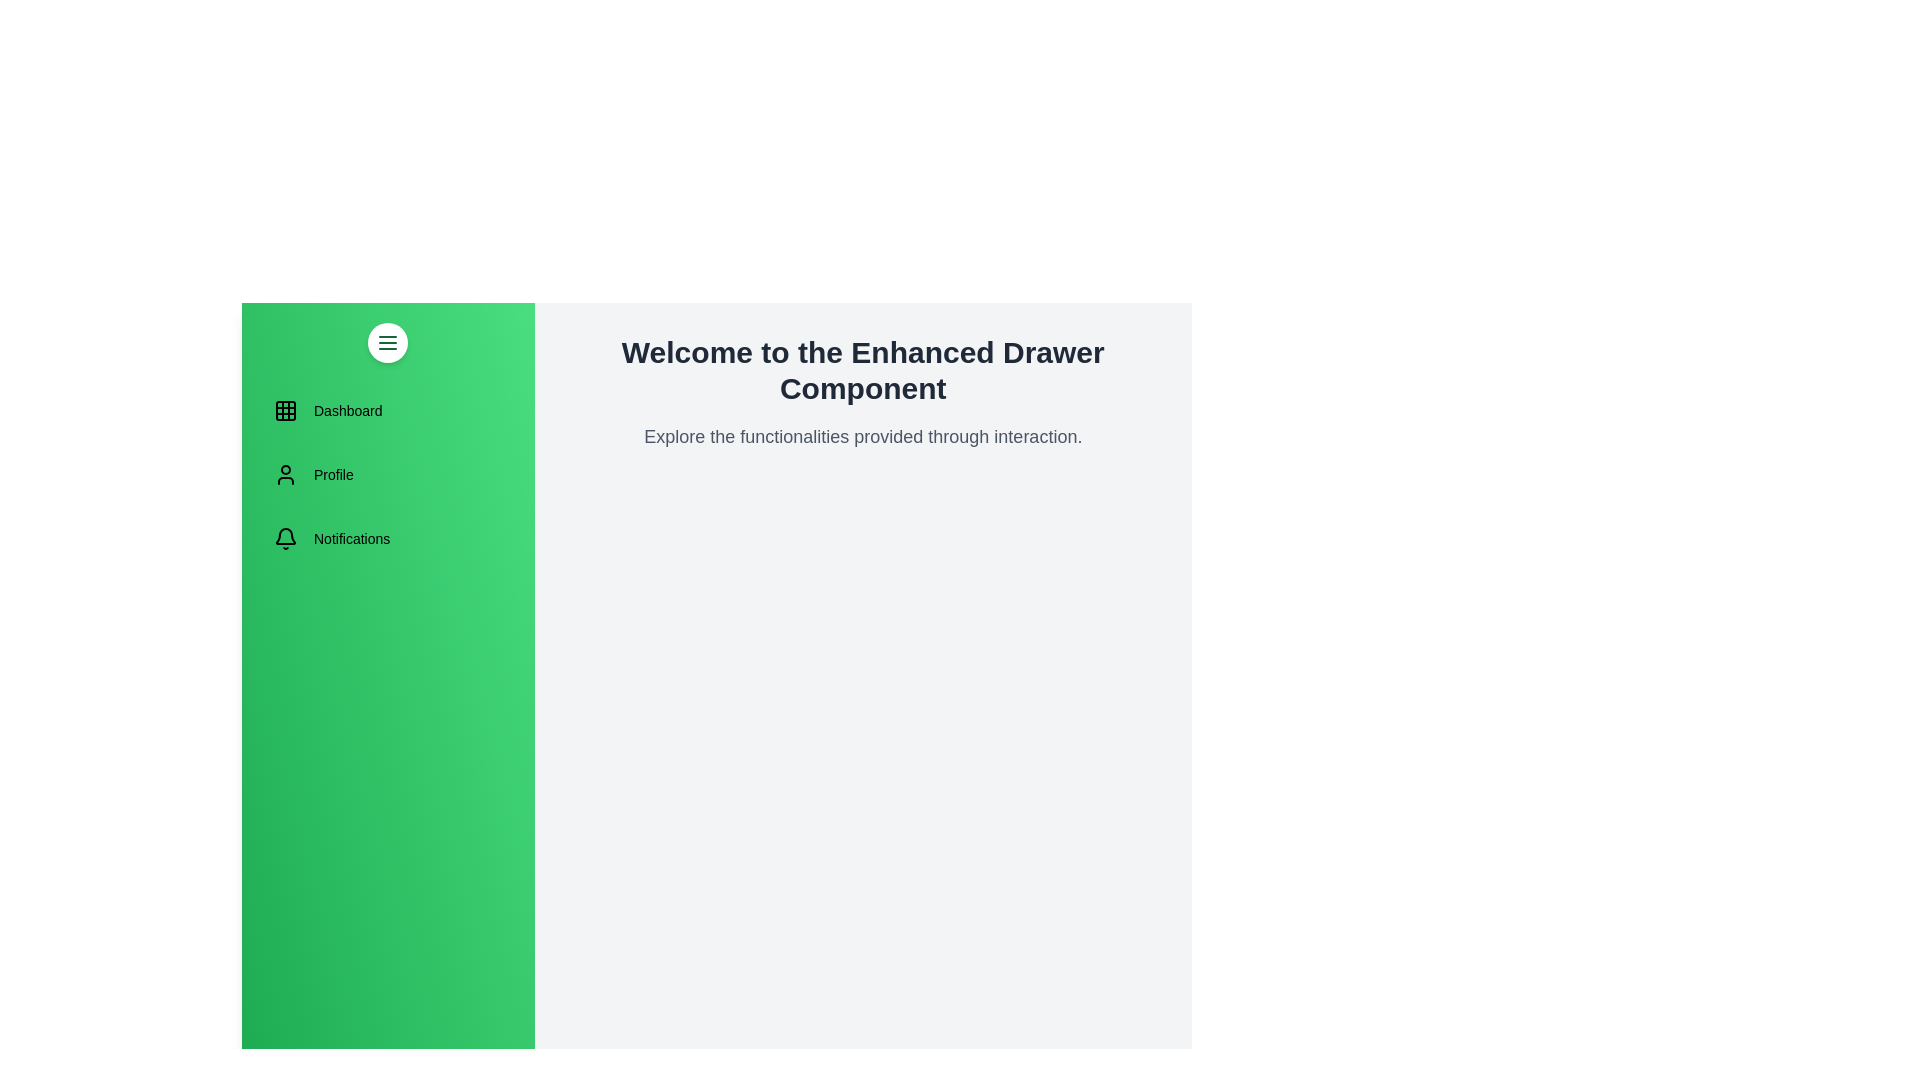 This screenshot has width=1920, height=1080. I want to click on the menu item Profile to navigate to the corresponding section, so click(388, 474).